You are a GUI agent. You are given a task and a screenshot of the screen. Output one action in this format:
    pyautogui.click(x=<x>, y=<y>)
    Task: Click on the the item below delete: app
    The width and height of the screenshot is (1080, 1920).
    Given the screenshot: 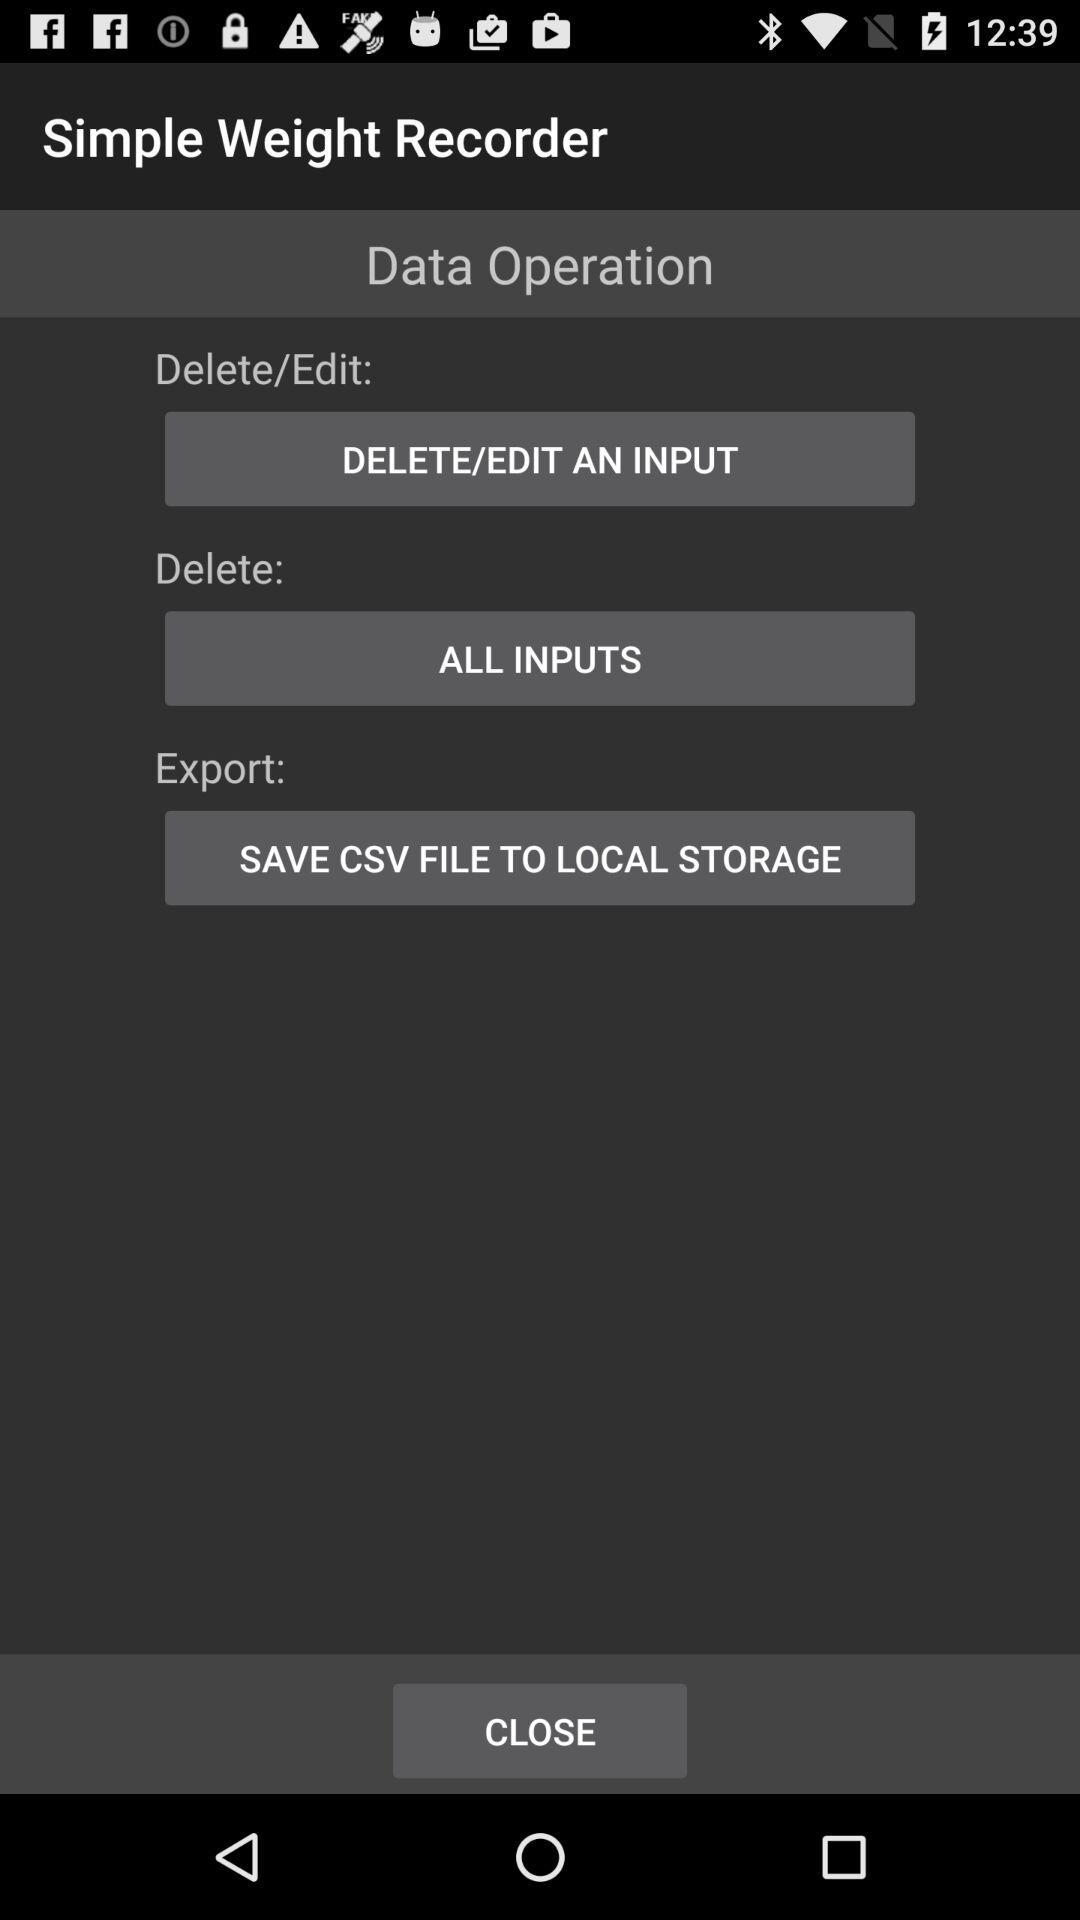 What is the action you would take?
    pyautogui.click(x=540, y=658)
    